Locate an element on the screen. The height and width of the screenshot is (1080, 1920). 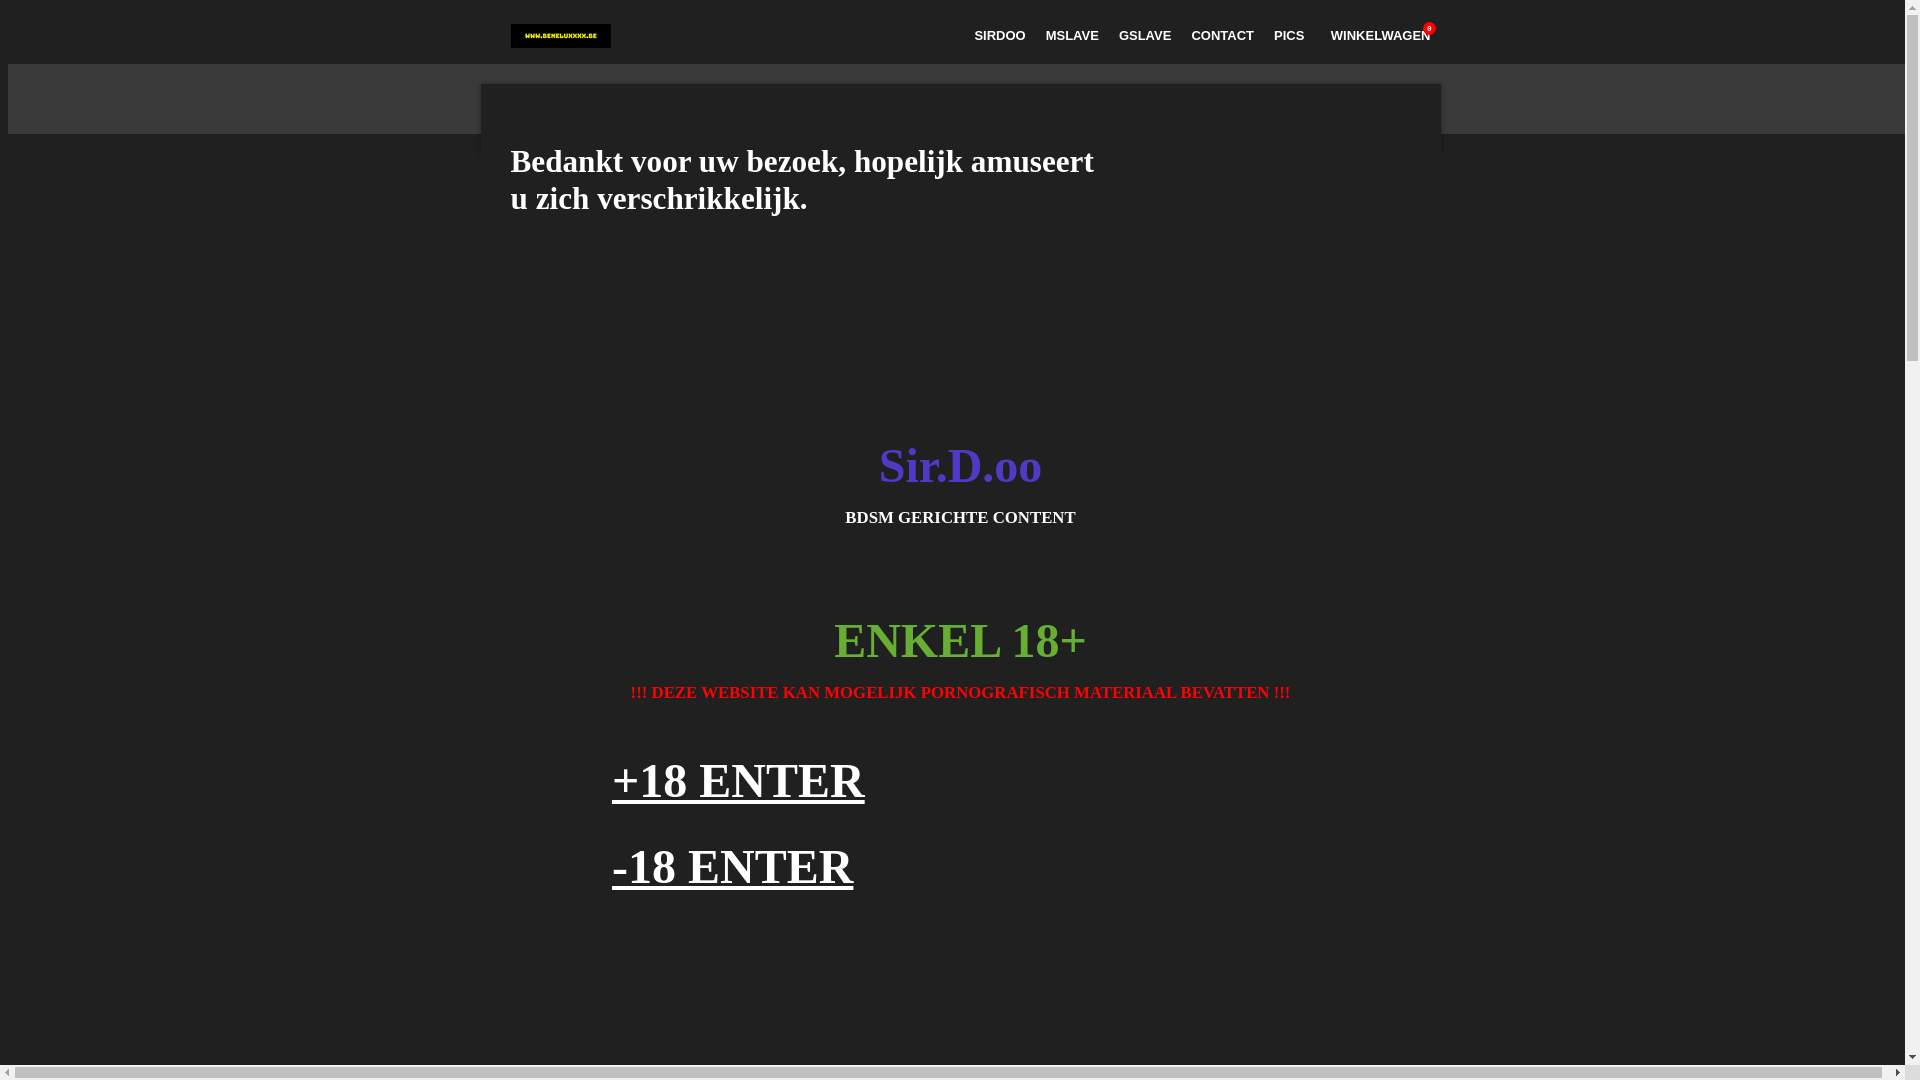
'0 is located at coordinates (1376, 35).